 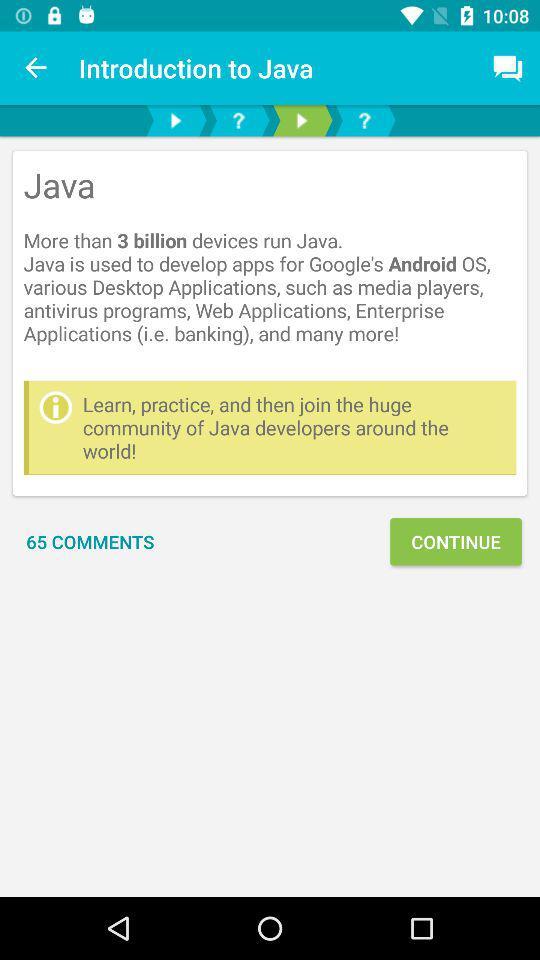 I want to click on icon below the learn practice and icon, so click(x=89, y=541).